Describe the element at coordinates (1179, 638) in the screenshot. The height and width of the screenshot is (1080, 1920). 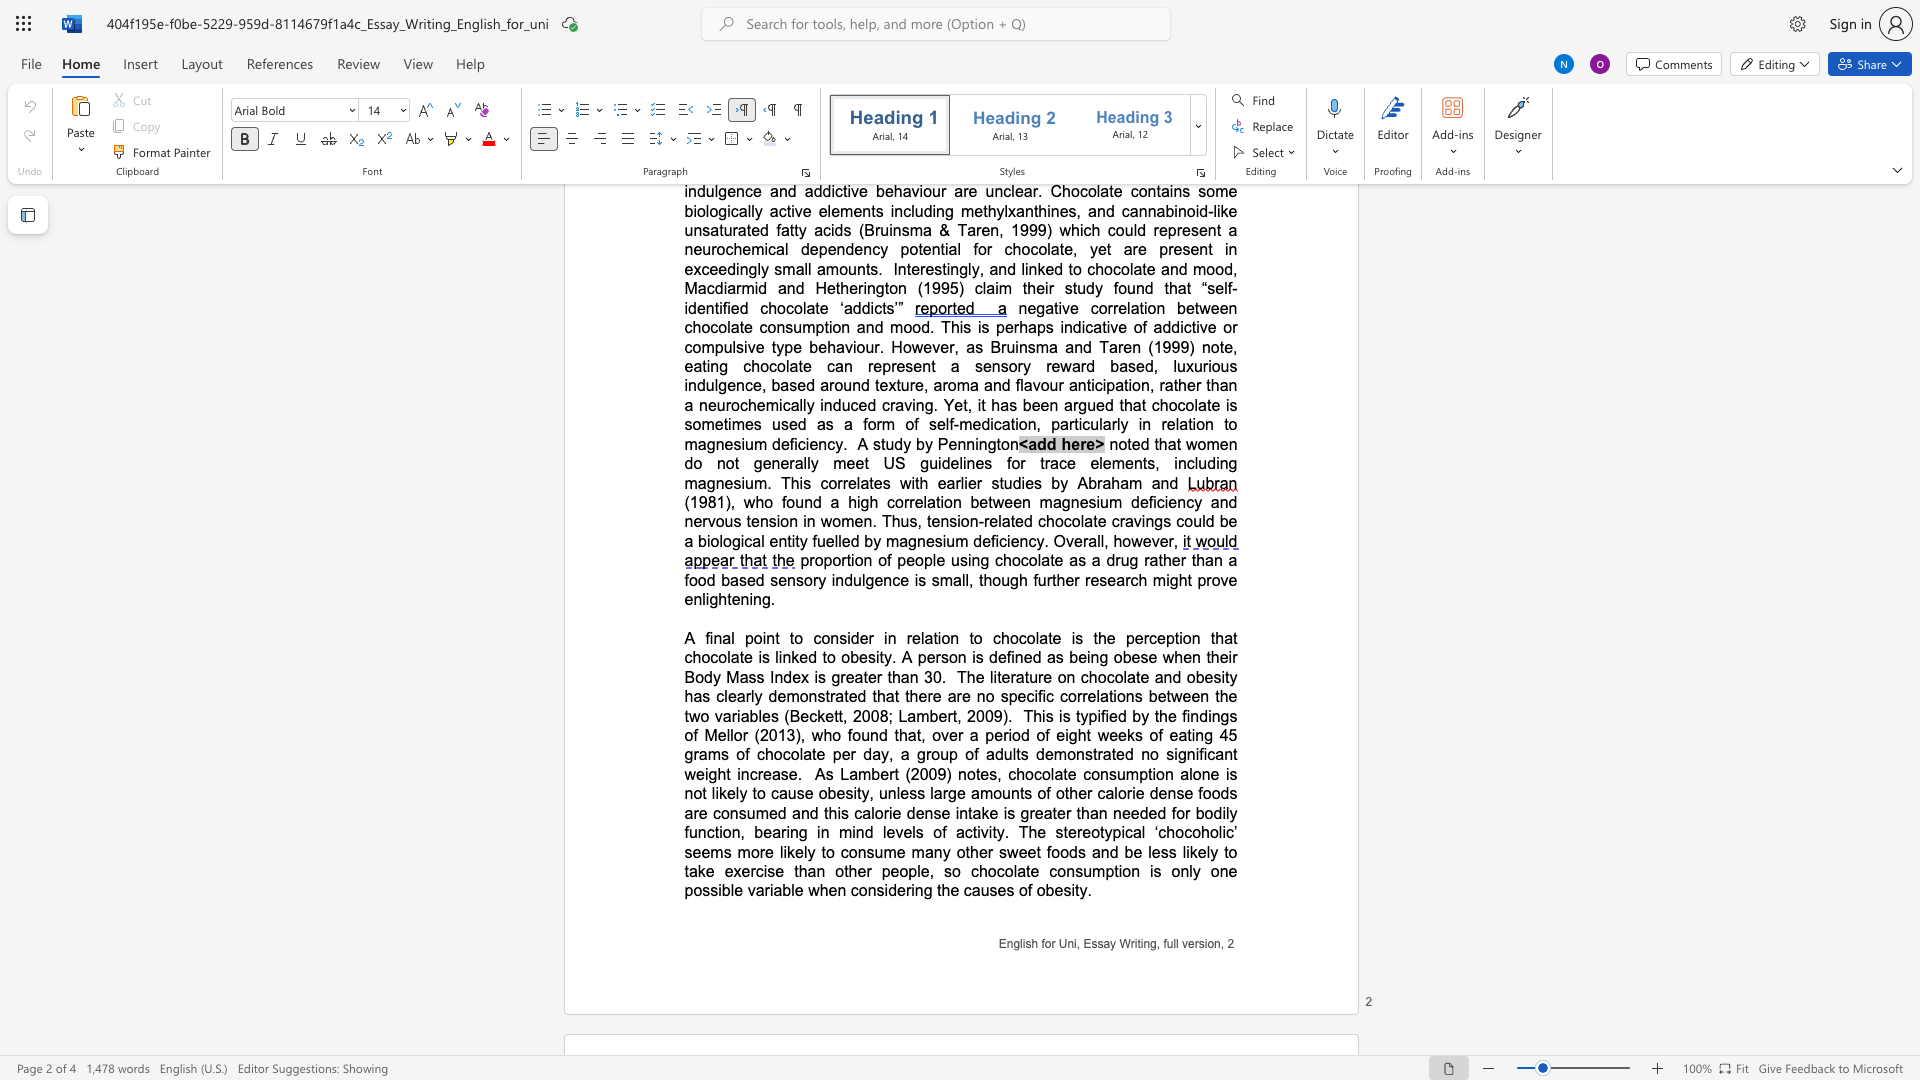
I see `the subset text "io" within the text "perception"` at that location.